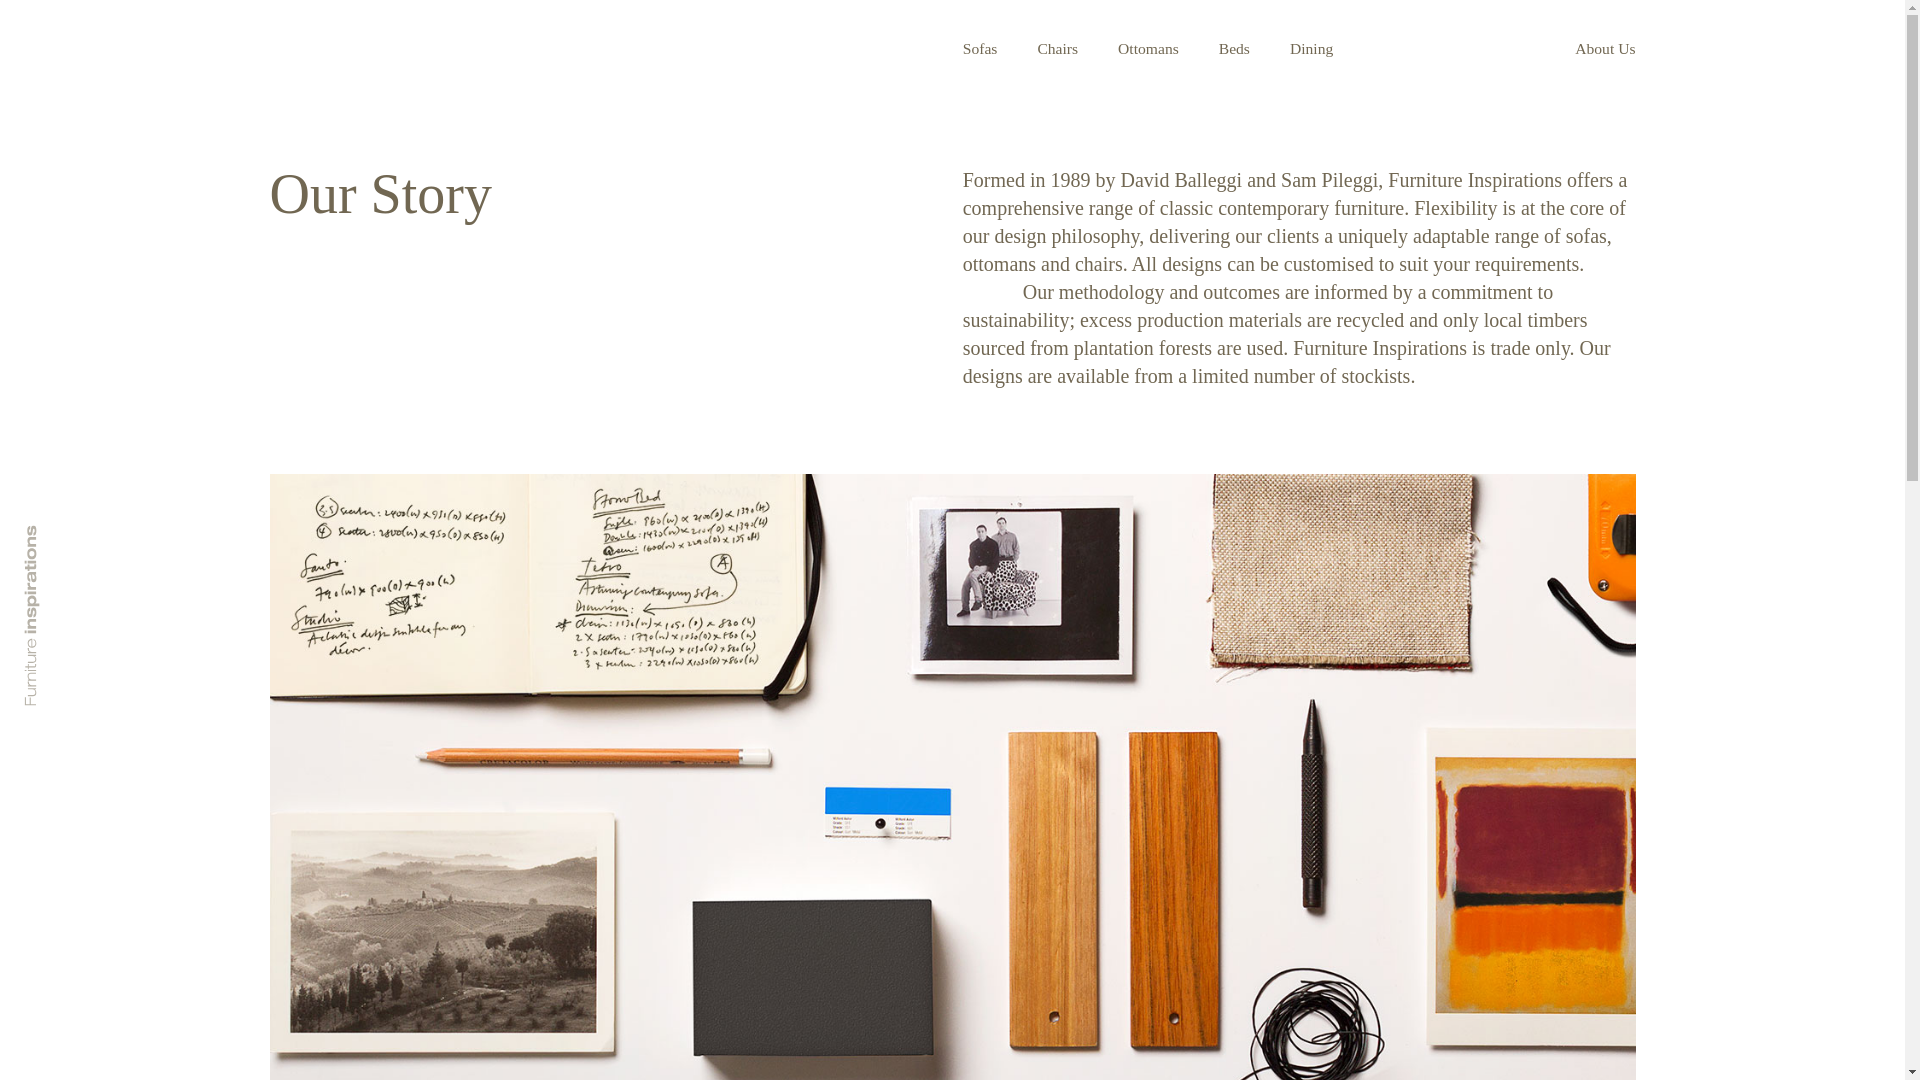 The image size is (1920, 1080). I want to click on 'Sofas', so click(963, 47).